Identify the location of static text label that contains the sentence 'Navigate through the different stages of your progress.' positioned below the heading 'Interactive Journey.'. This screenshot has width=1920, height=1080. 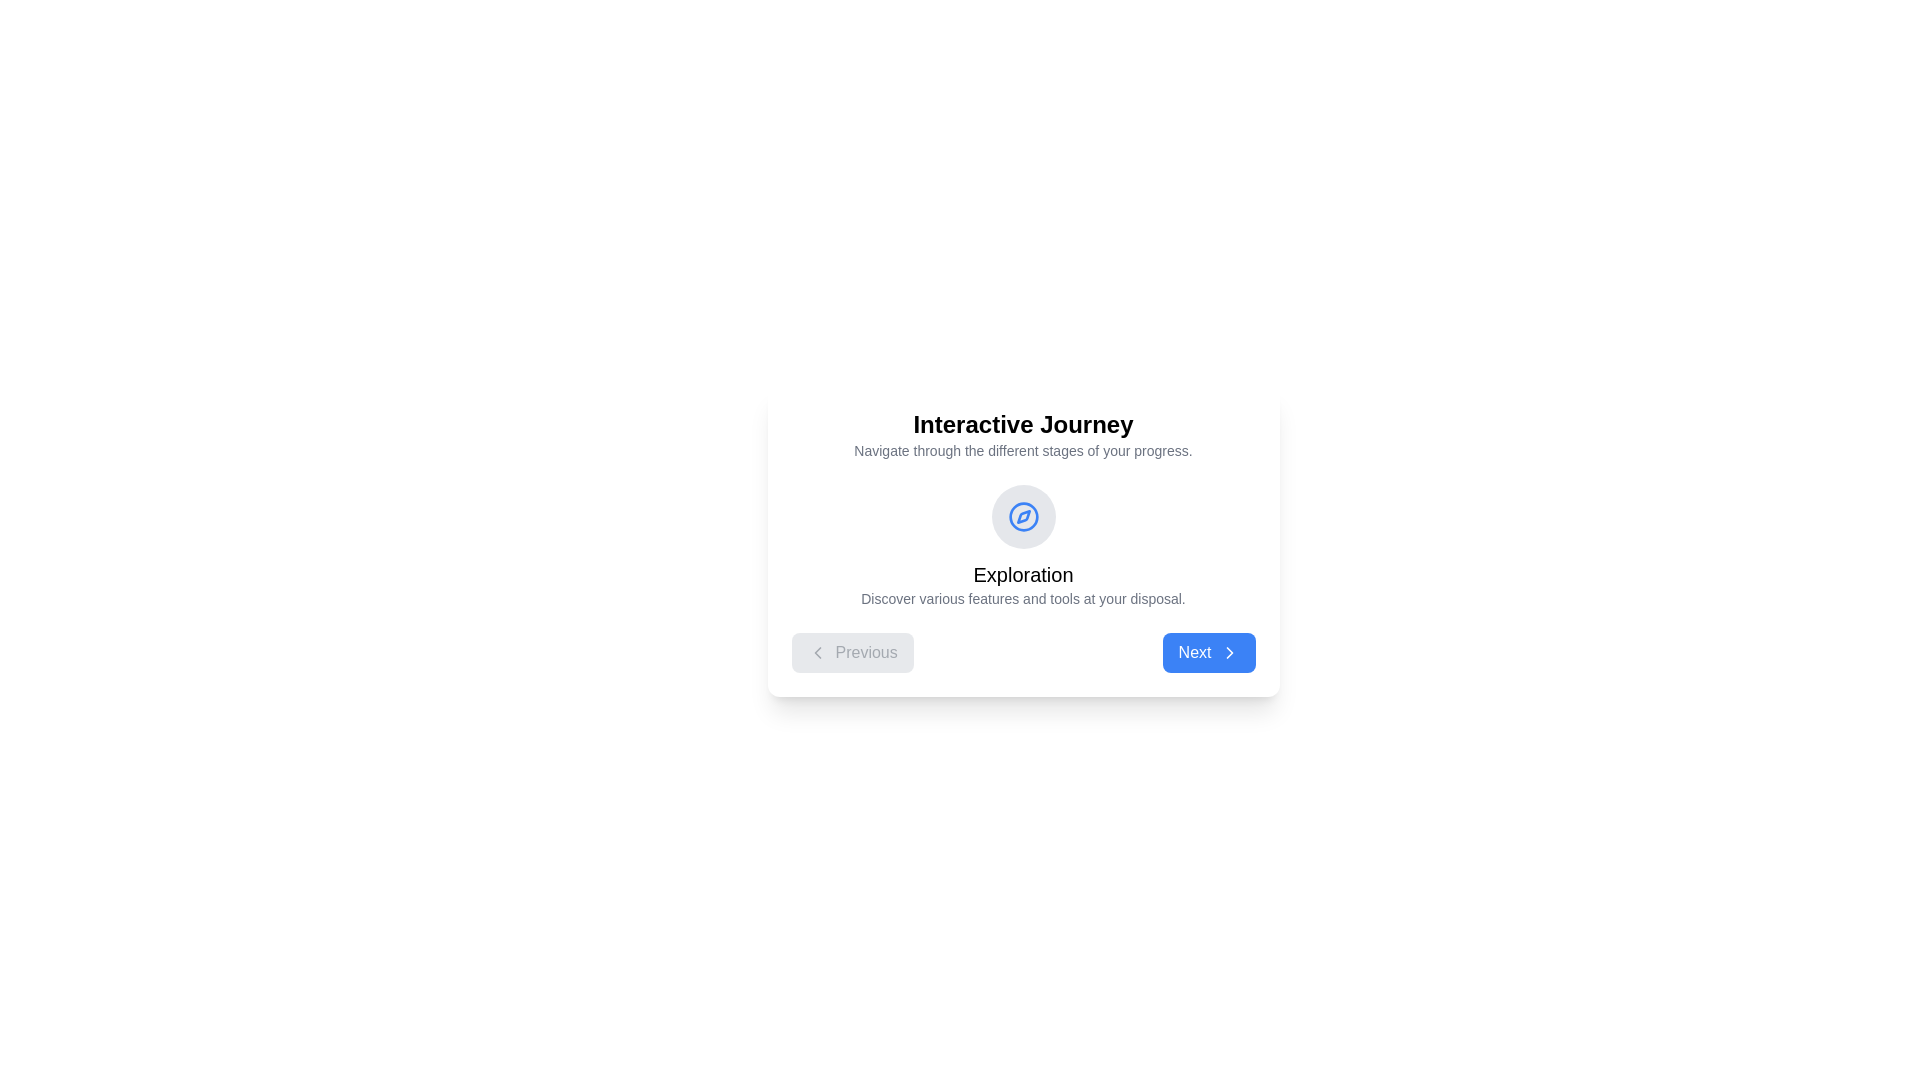
(1023, 451).